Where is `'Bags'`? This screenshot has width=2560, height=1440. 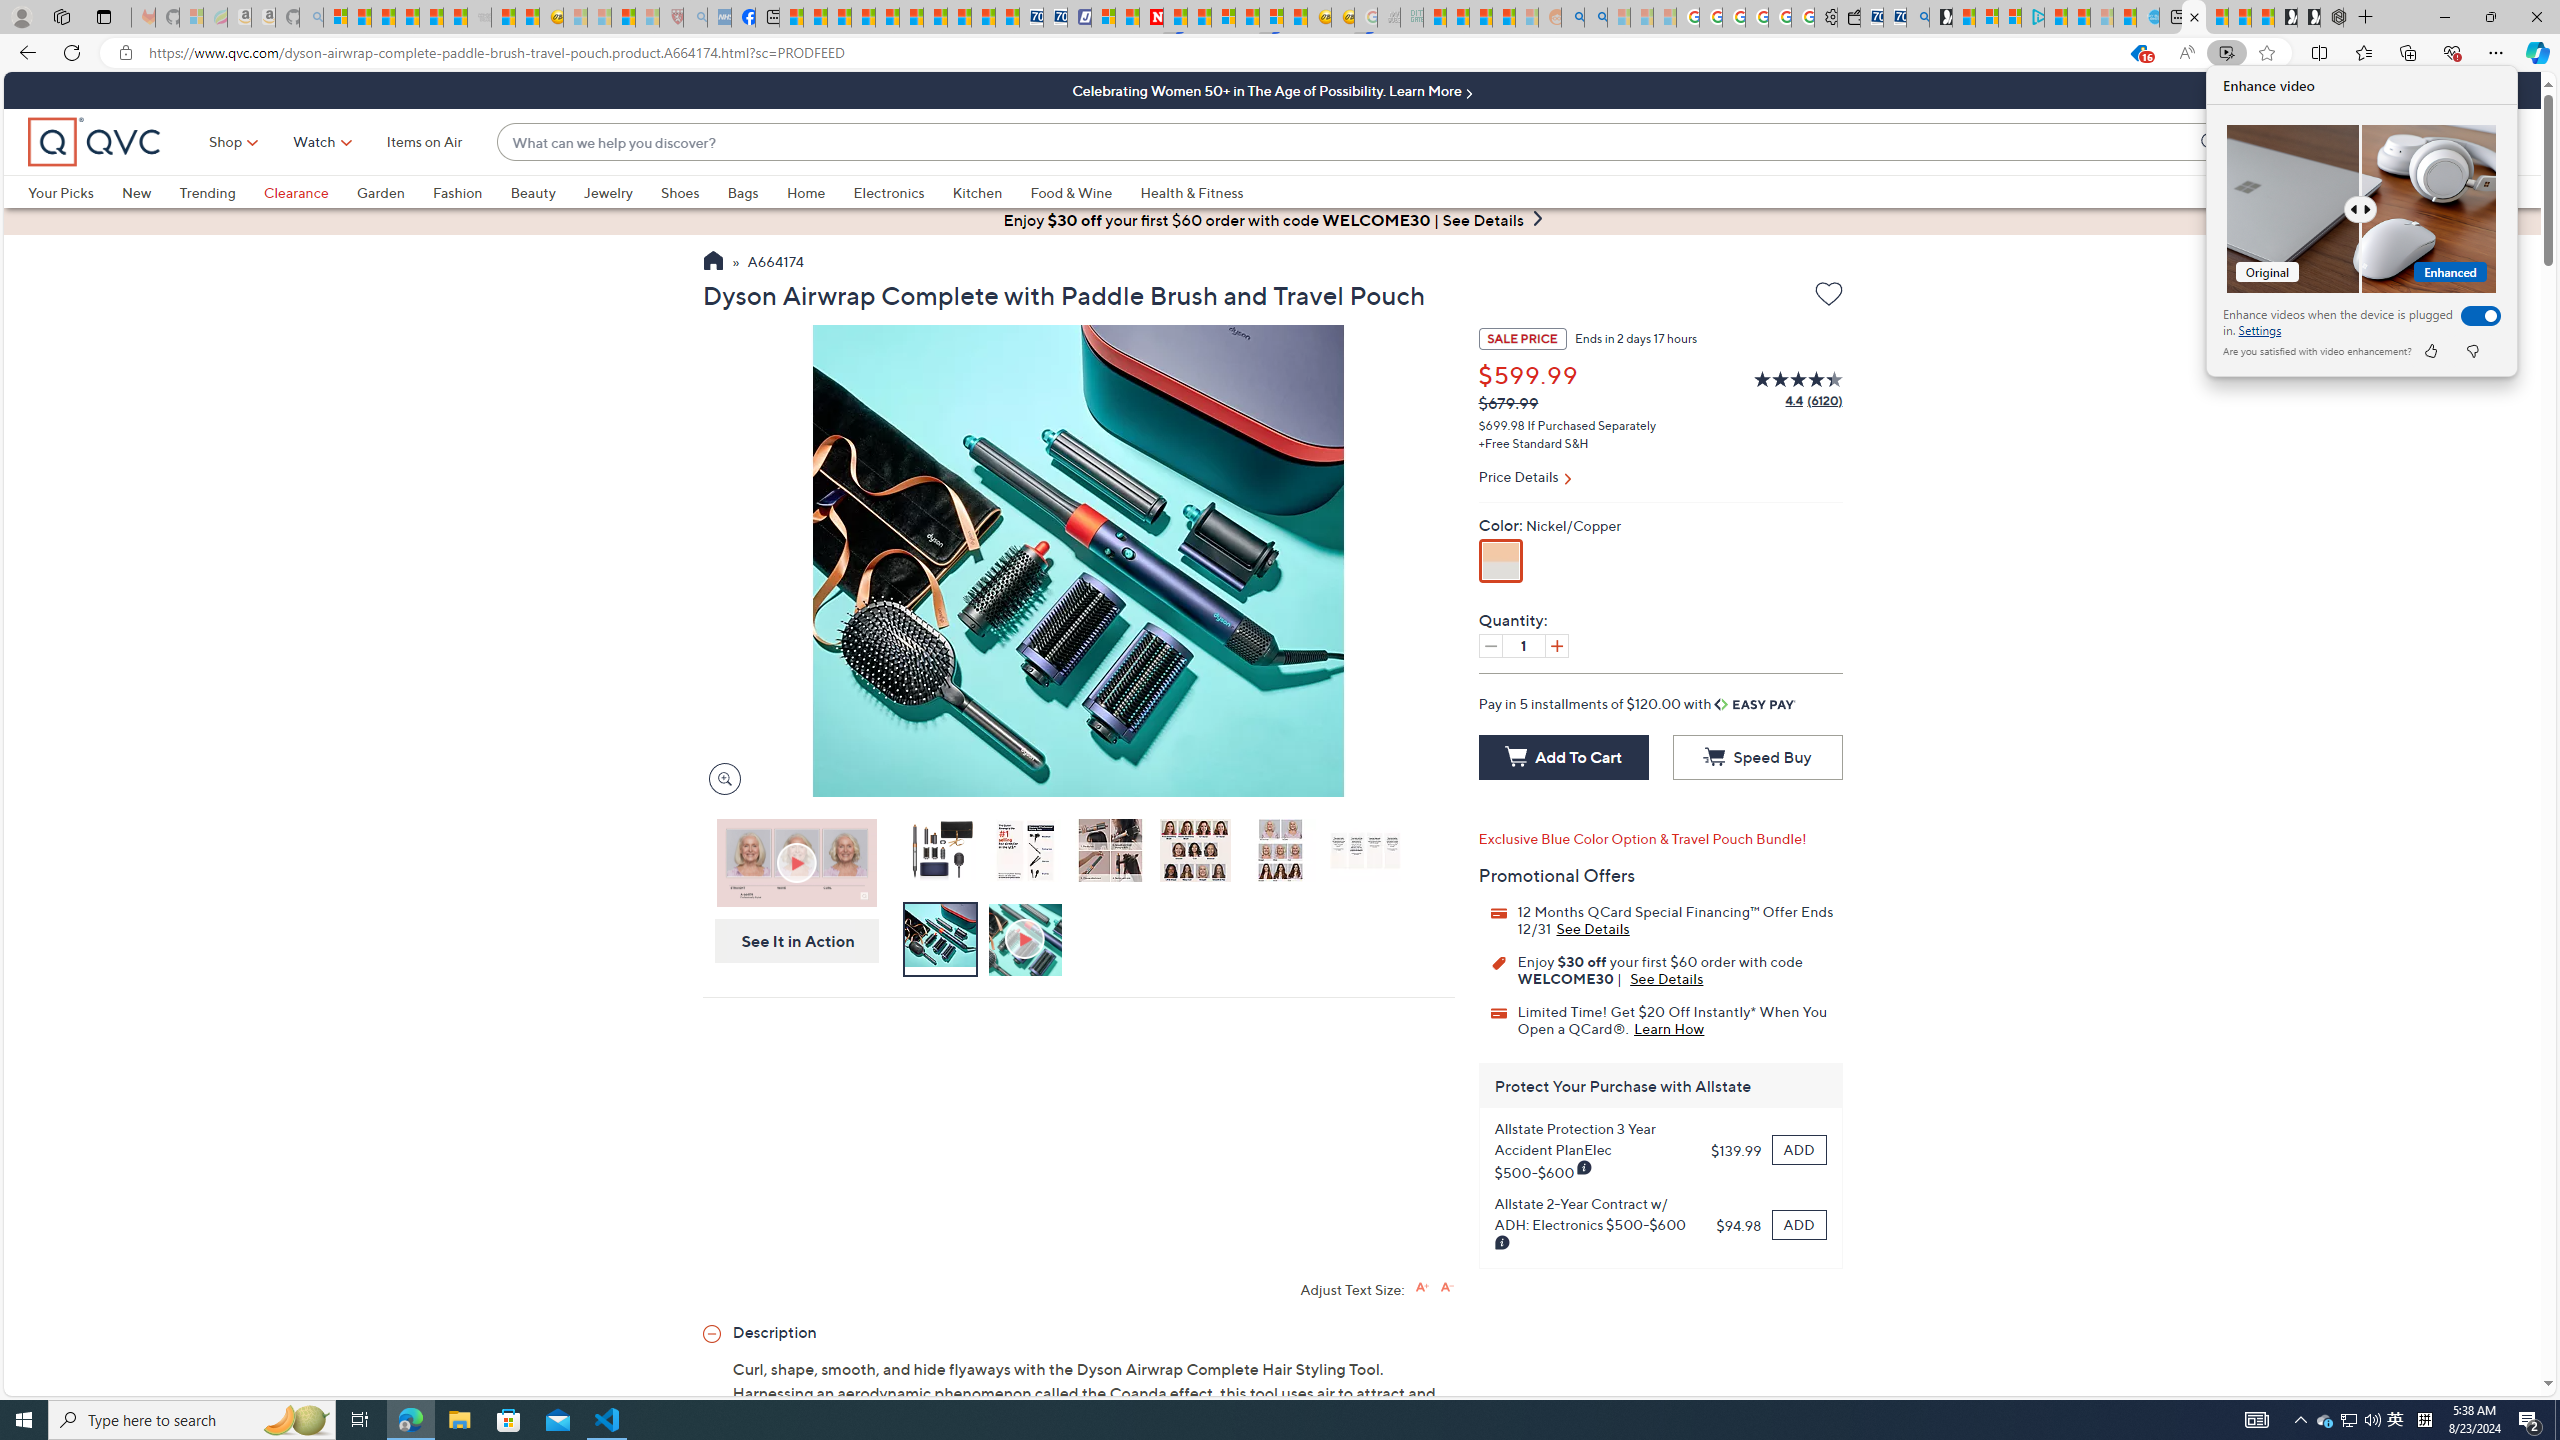
'Bags' is located at coordinates (755, 191).